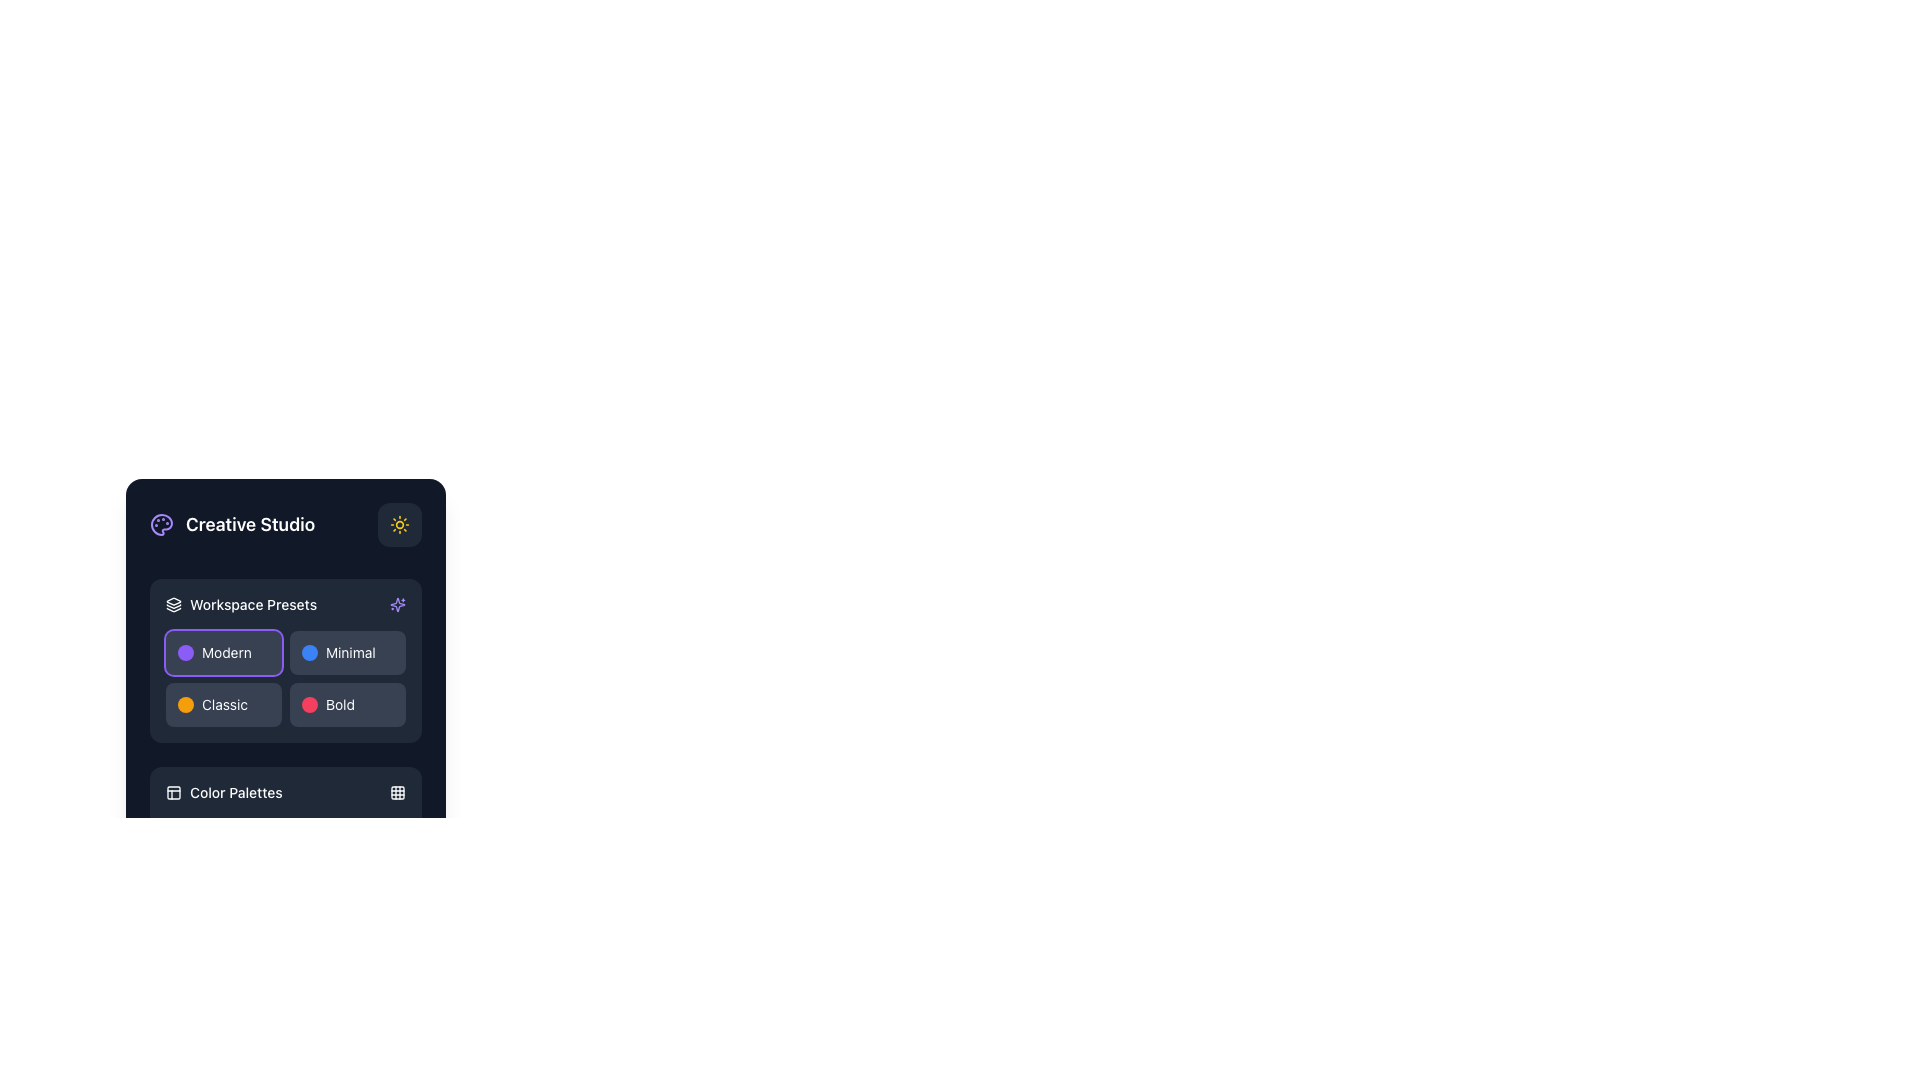  What do you see at coordinates (173, 792) in the screenshot?
I see `the graphical rectangle element with rounded corners located in the top-left portion of the interface` at bounding box center [173, 792].